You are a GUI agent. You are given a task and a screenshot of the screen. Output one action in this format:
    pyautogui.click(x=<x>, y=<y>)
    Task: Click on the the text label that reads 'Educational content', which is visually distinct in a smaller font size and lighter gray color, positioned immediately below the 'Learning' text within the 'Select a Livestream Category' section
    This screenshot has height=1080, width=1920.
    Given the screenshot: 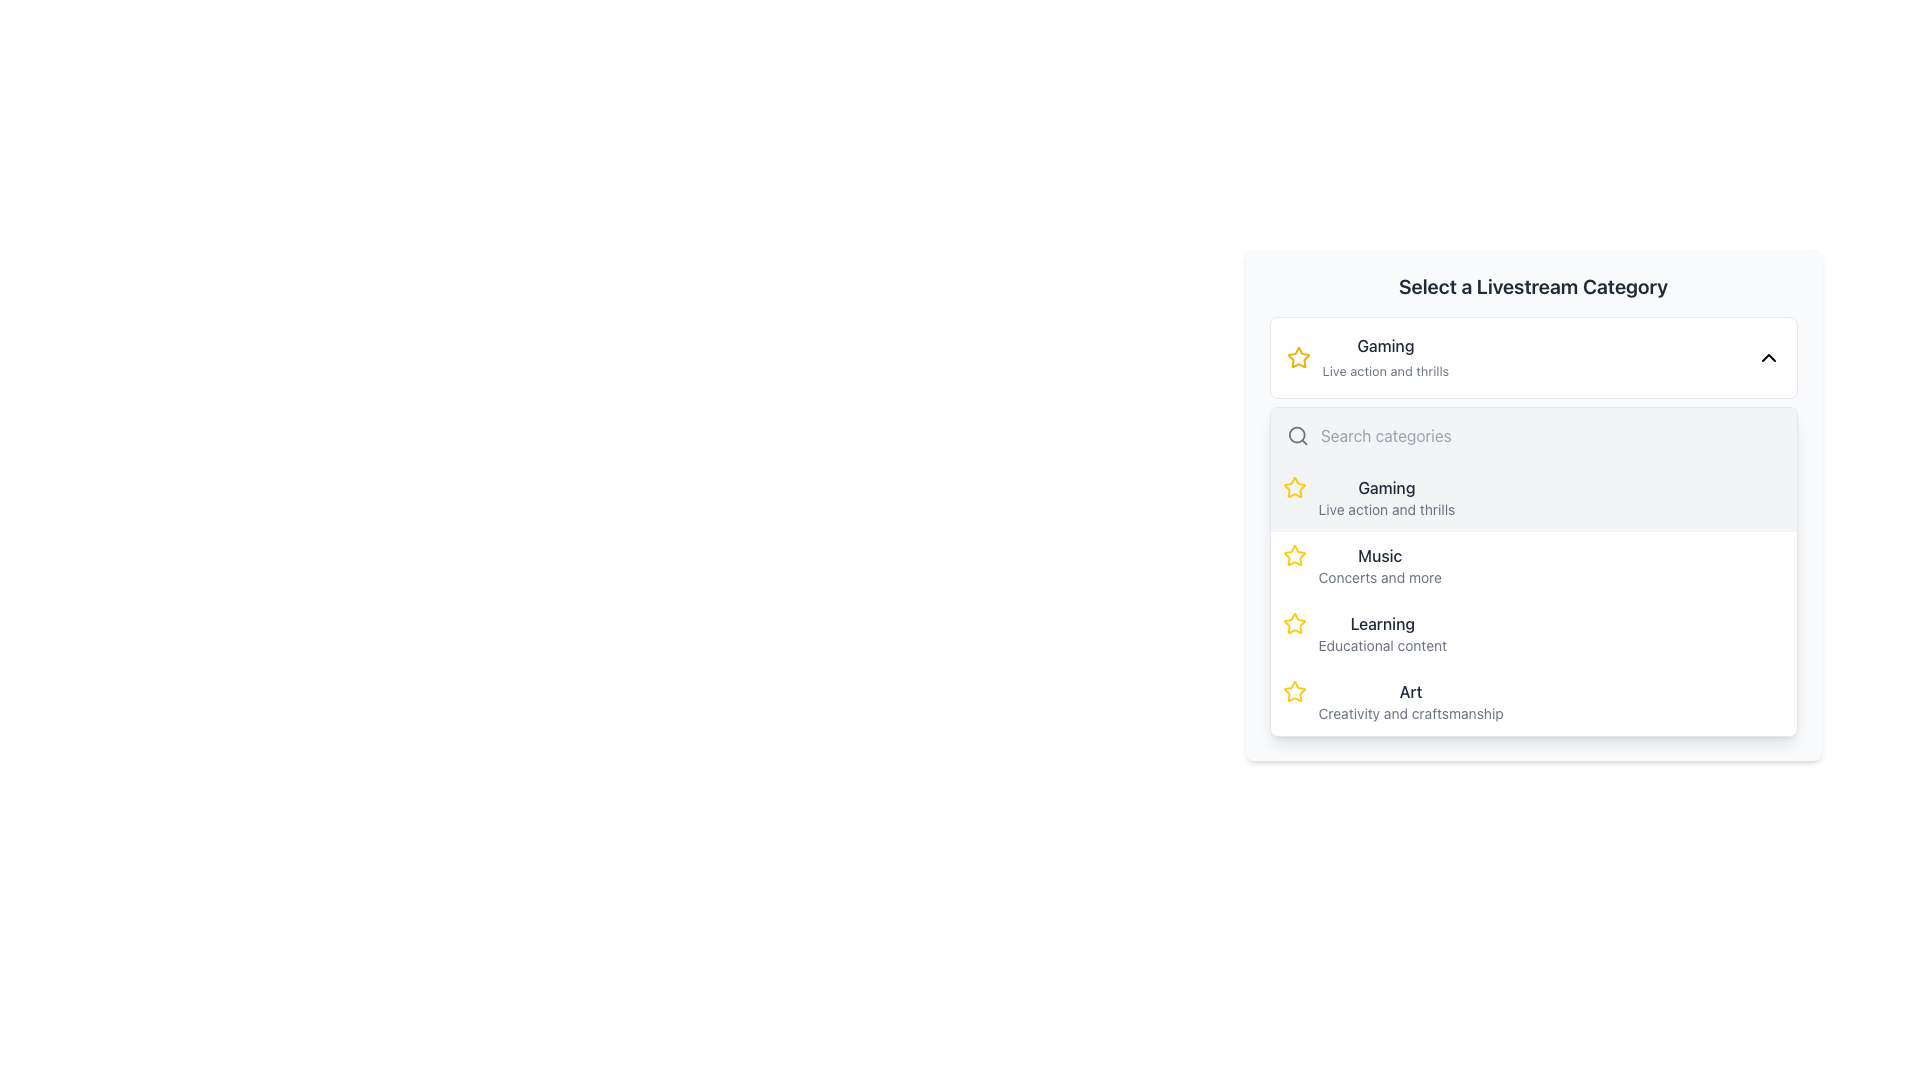 What is the action you would take?
    pyautogui.click(x=1381, y=645)
    